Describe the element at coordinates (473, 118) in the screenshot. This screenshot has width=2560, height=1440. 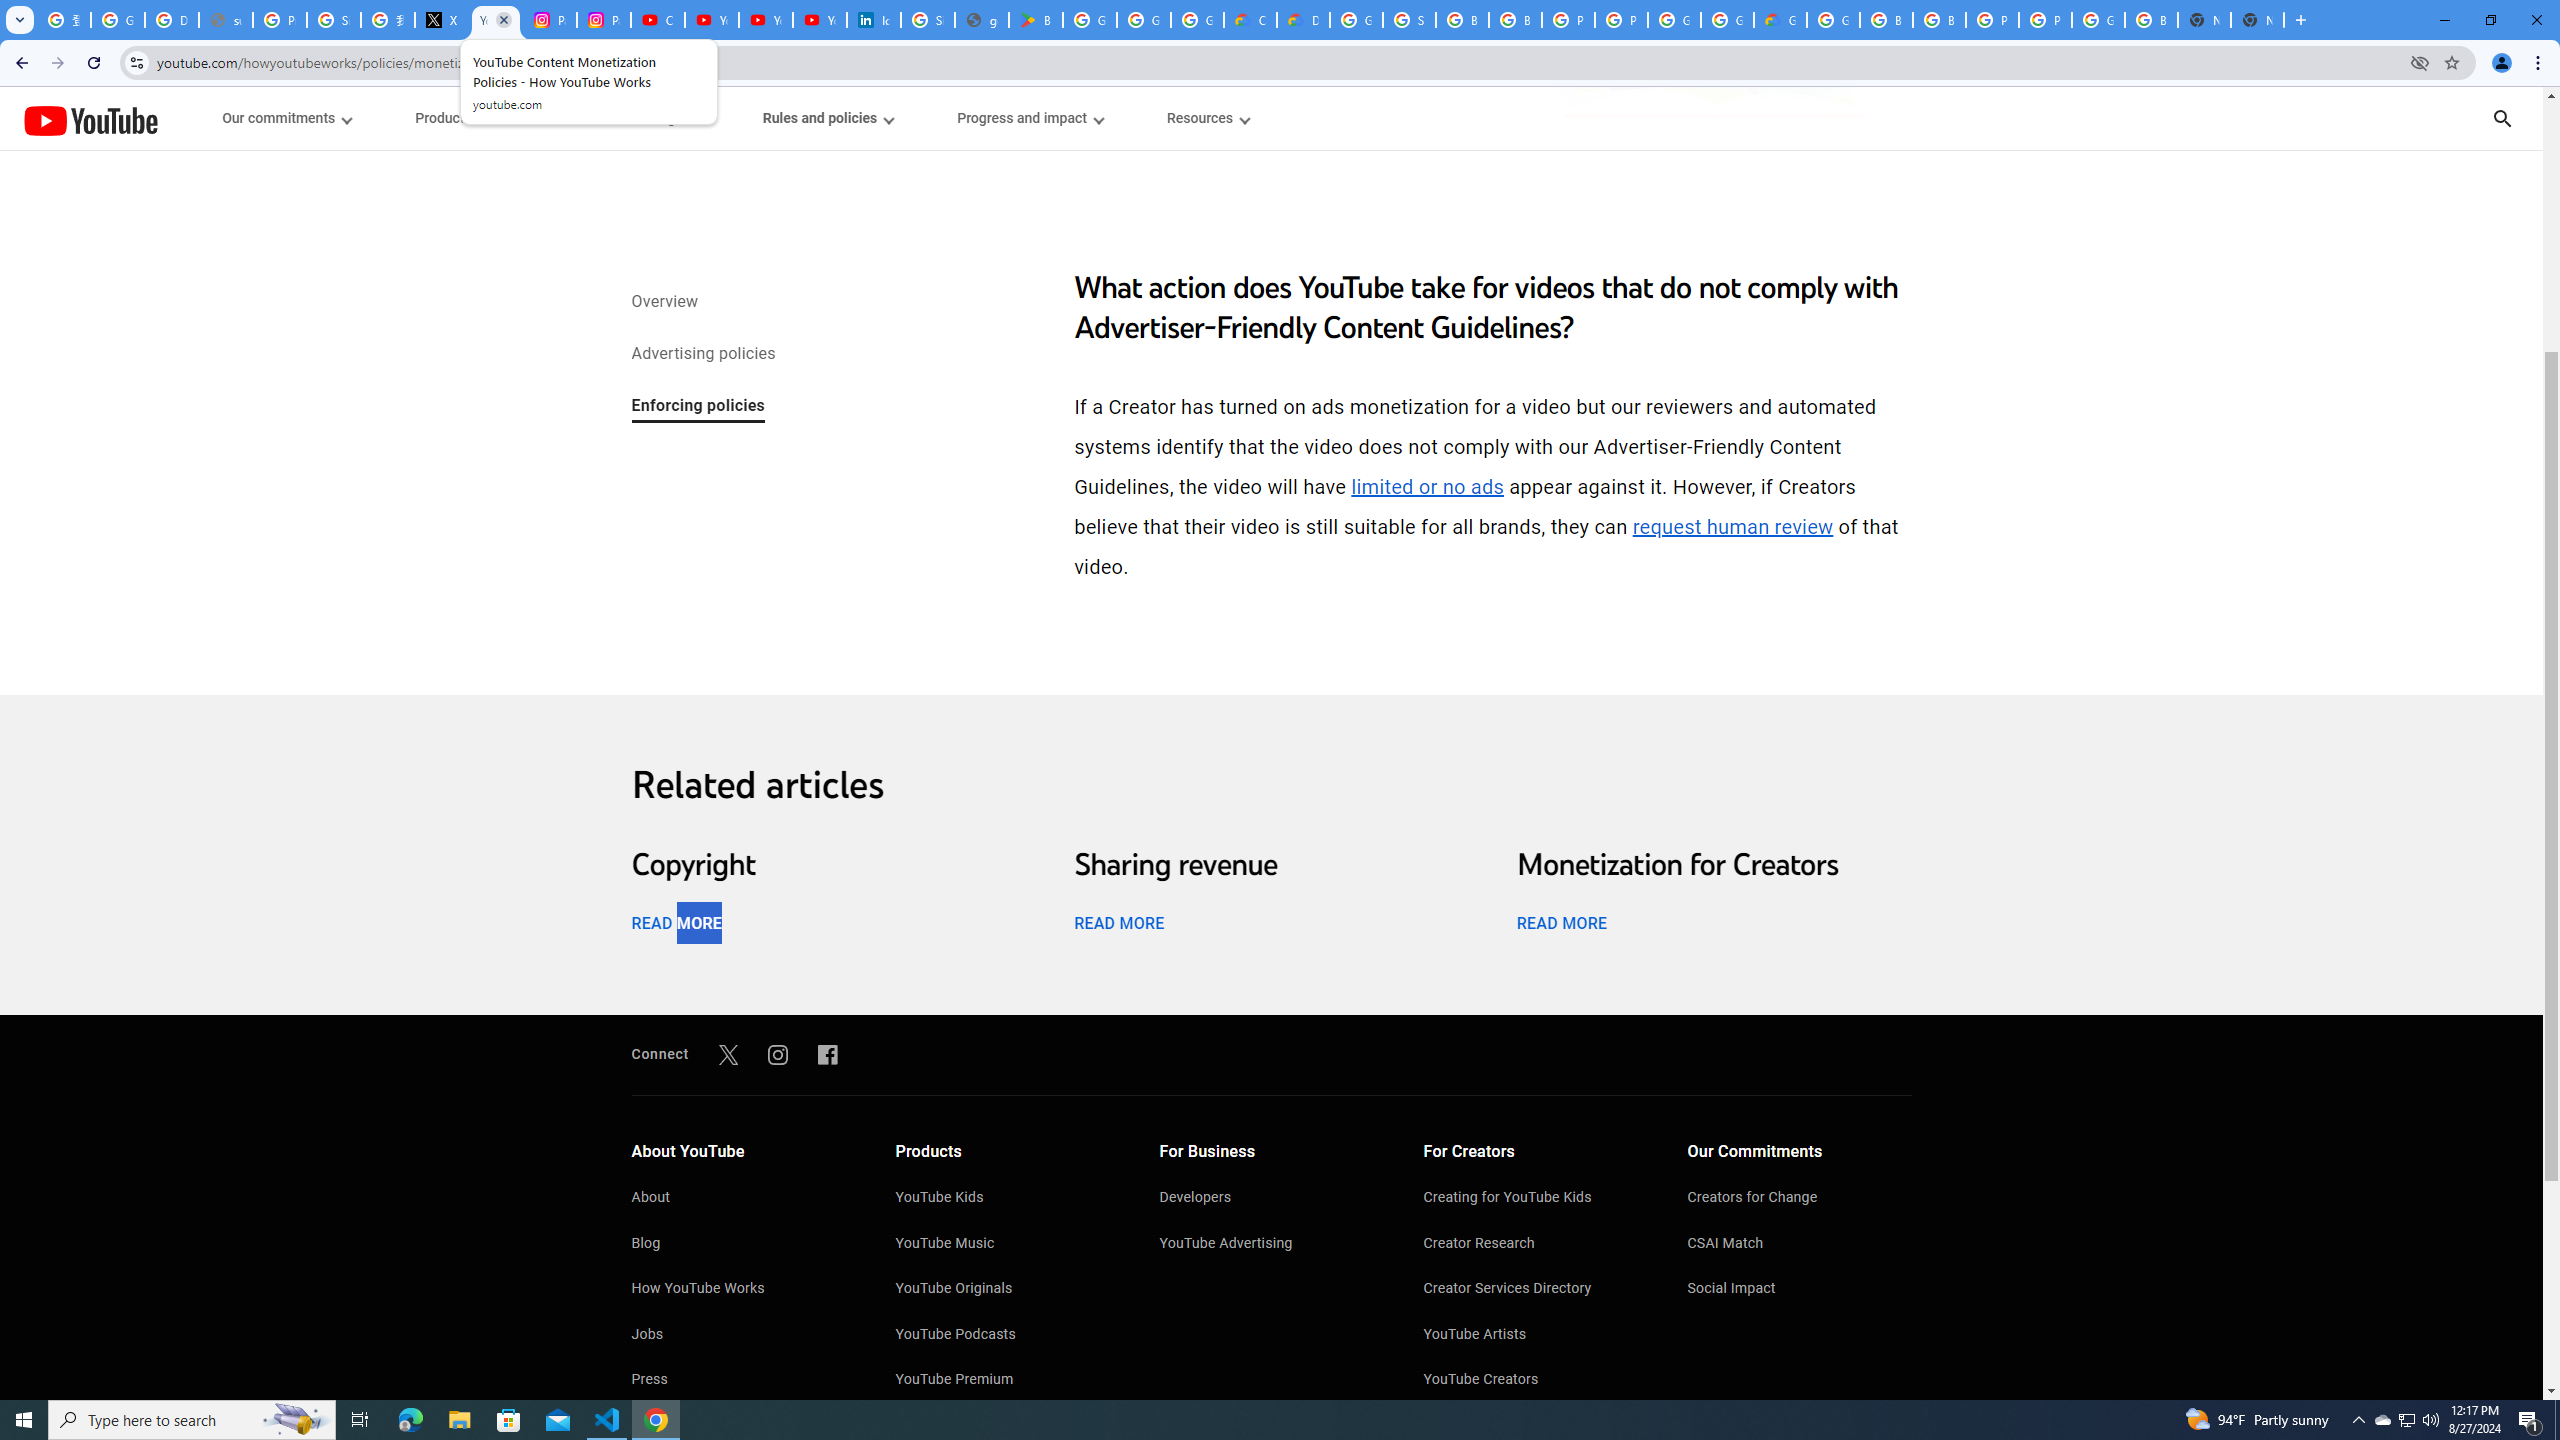
I see `'Product features menupopup'` at that location.